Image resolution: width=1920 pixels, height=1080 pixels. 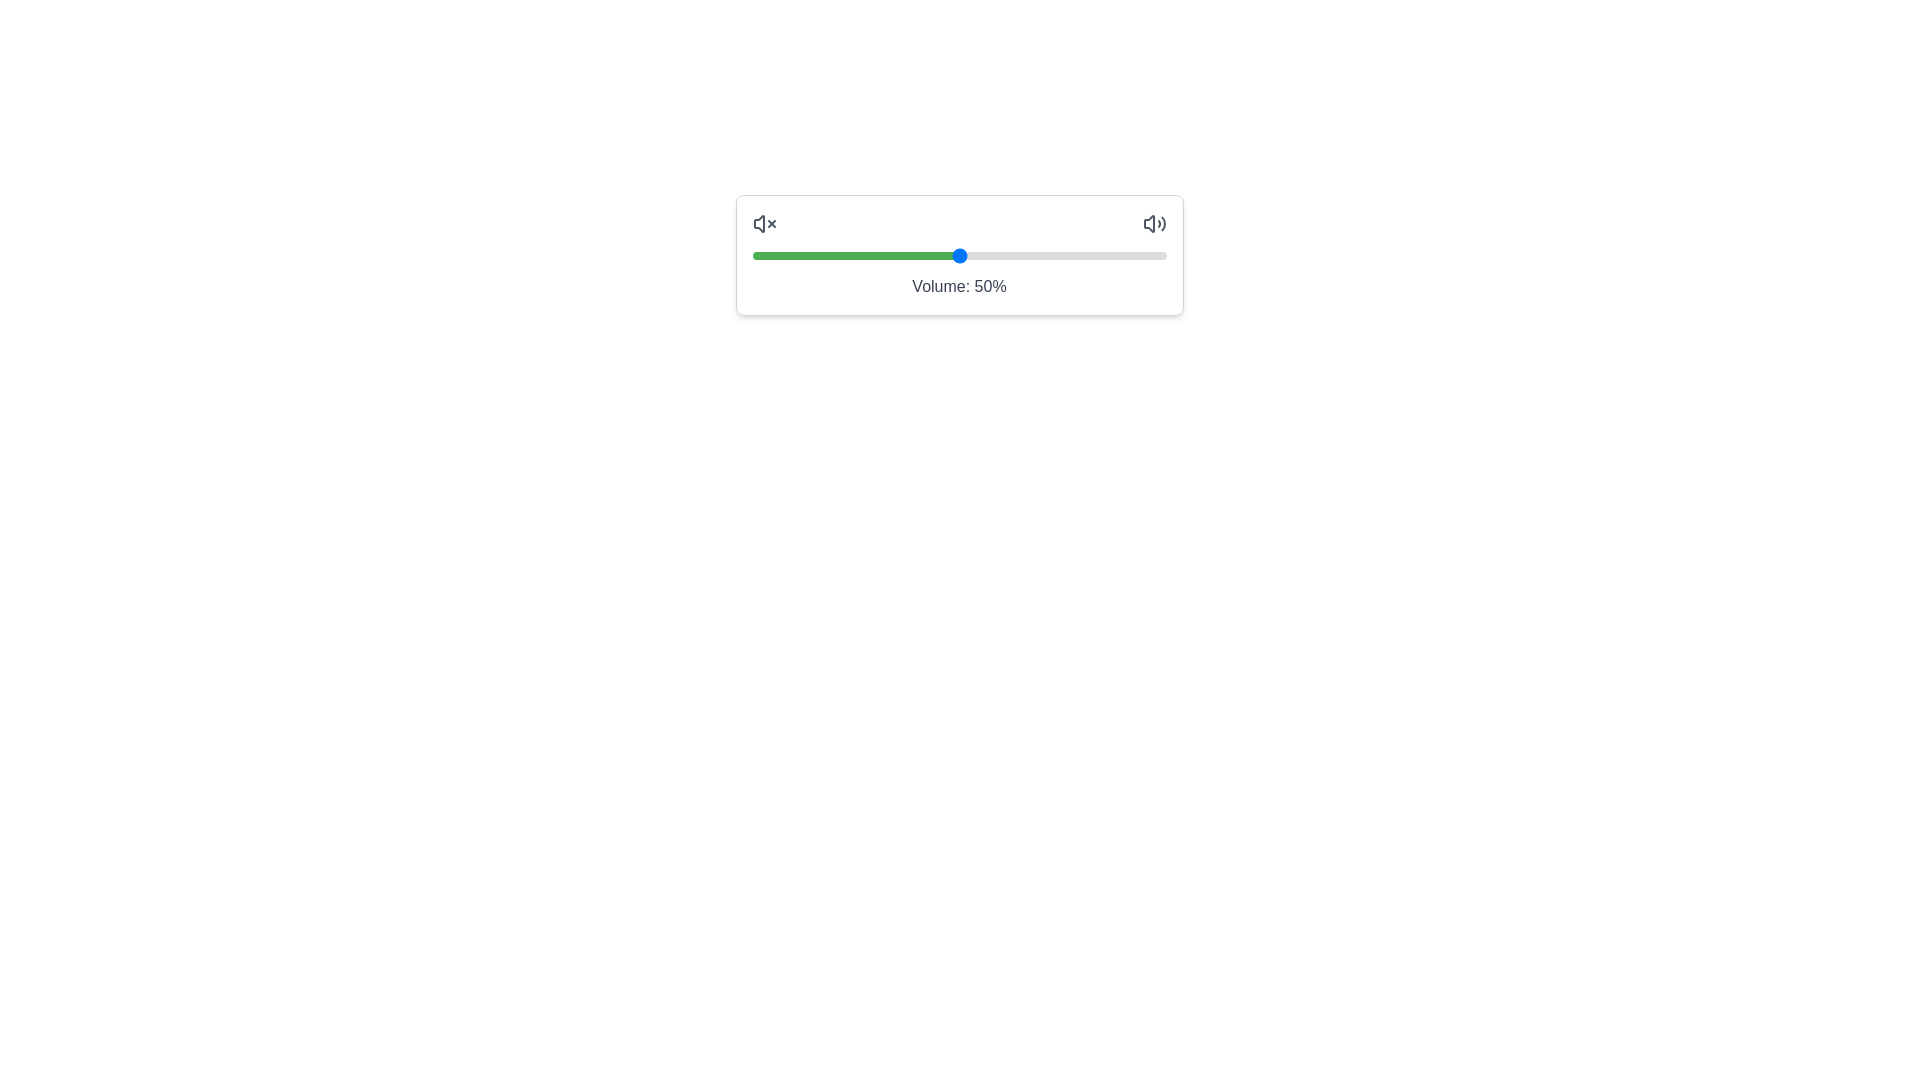 I want to click on the slider, so click(x=883, y=254).